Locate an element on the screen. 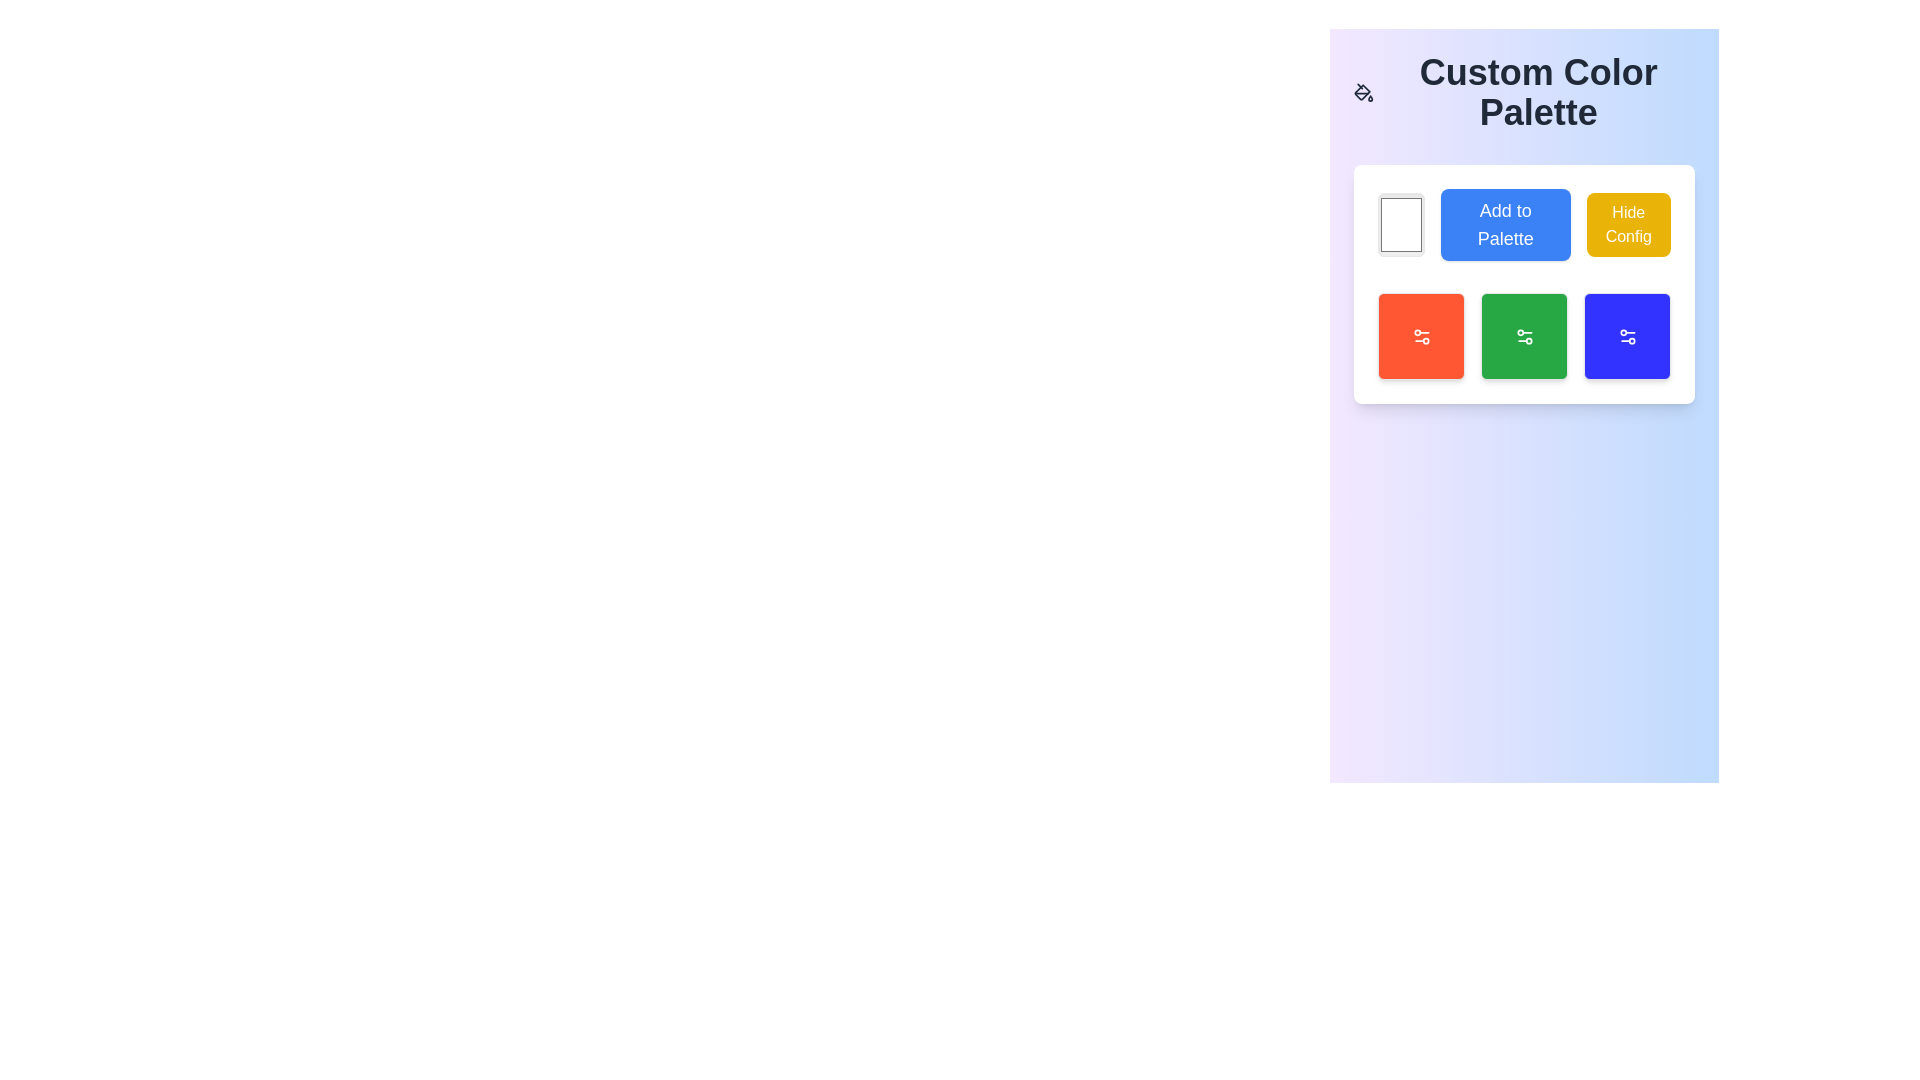  the rectangular button with a blue background and white text reading 'Add to Palette' is located at coordinates (1505, 224).